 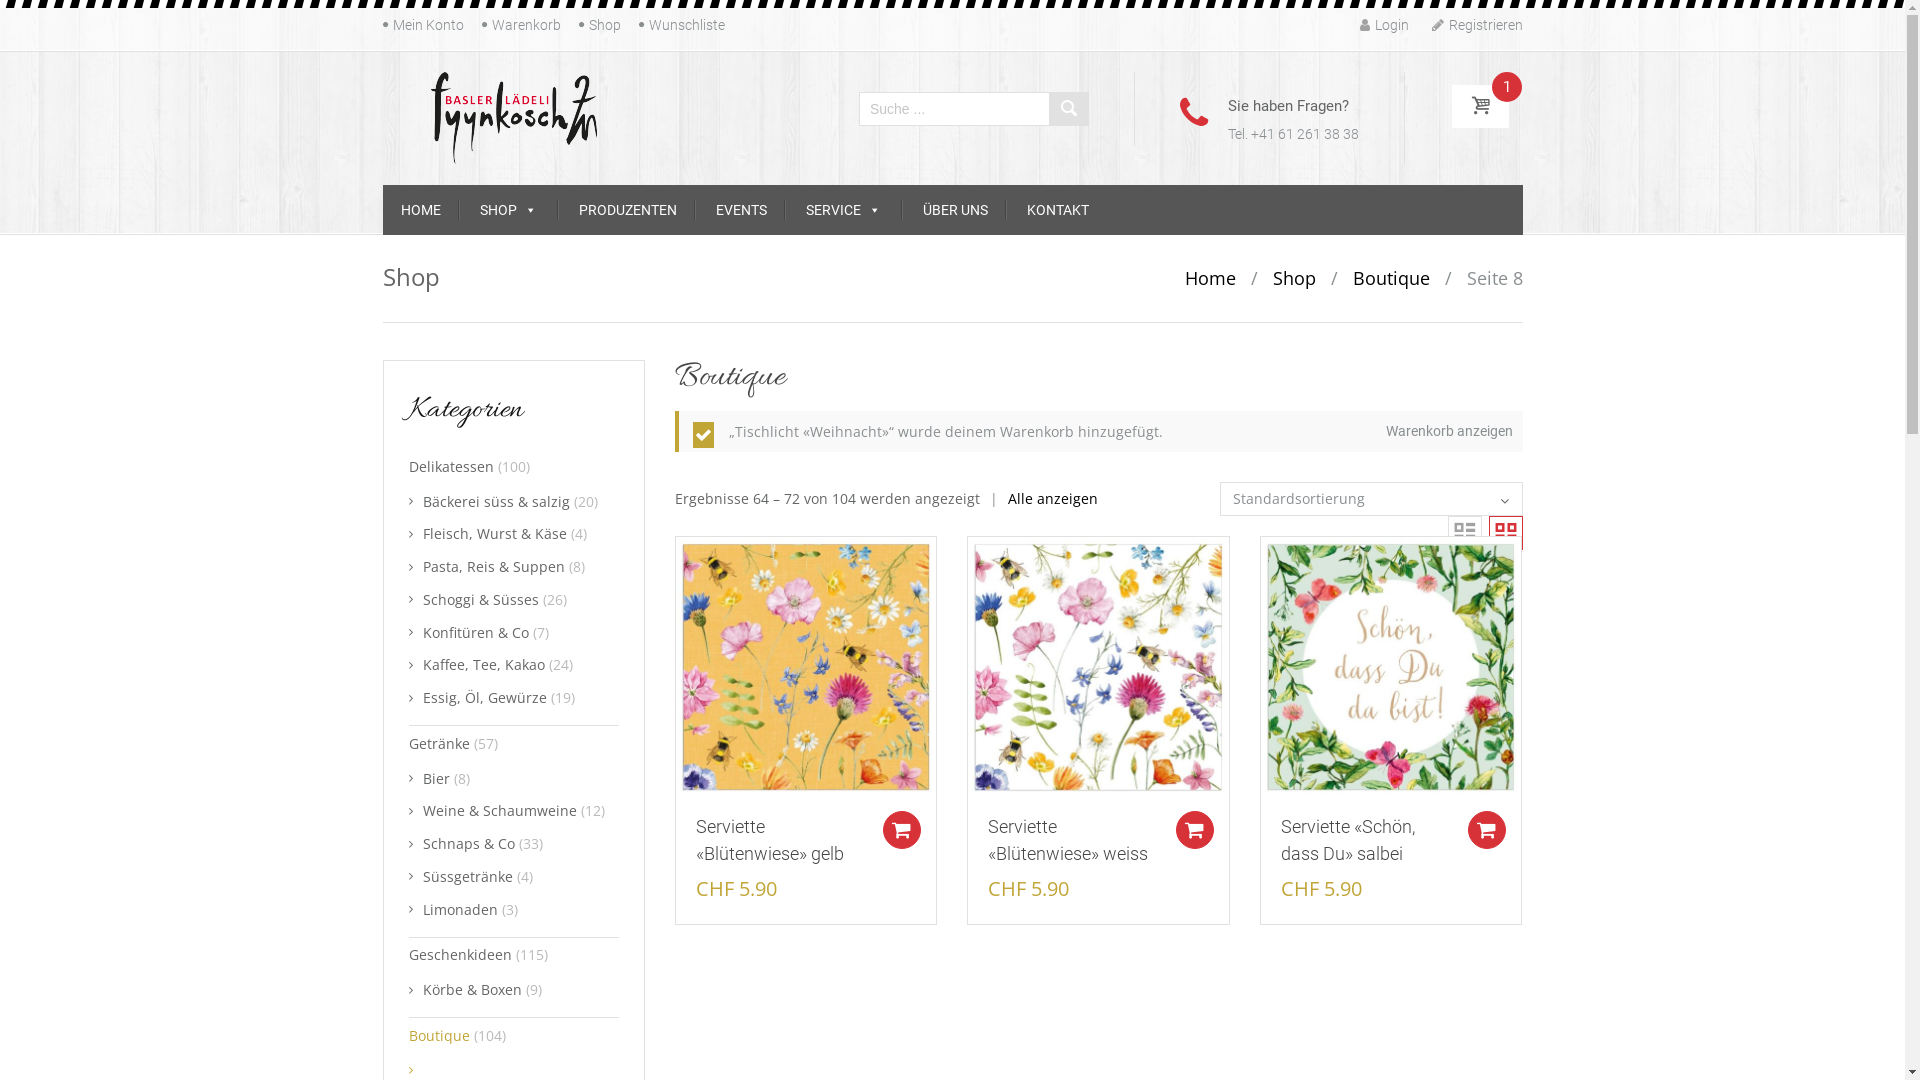 What do you see at coordinates (686, 24) in the screenshot?
I see `'Wunschliste'` at bounding box center [686, 24].